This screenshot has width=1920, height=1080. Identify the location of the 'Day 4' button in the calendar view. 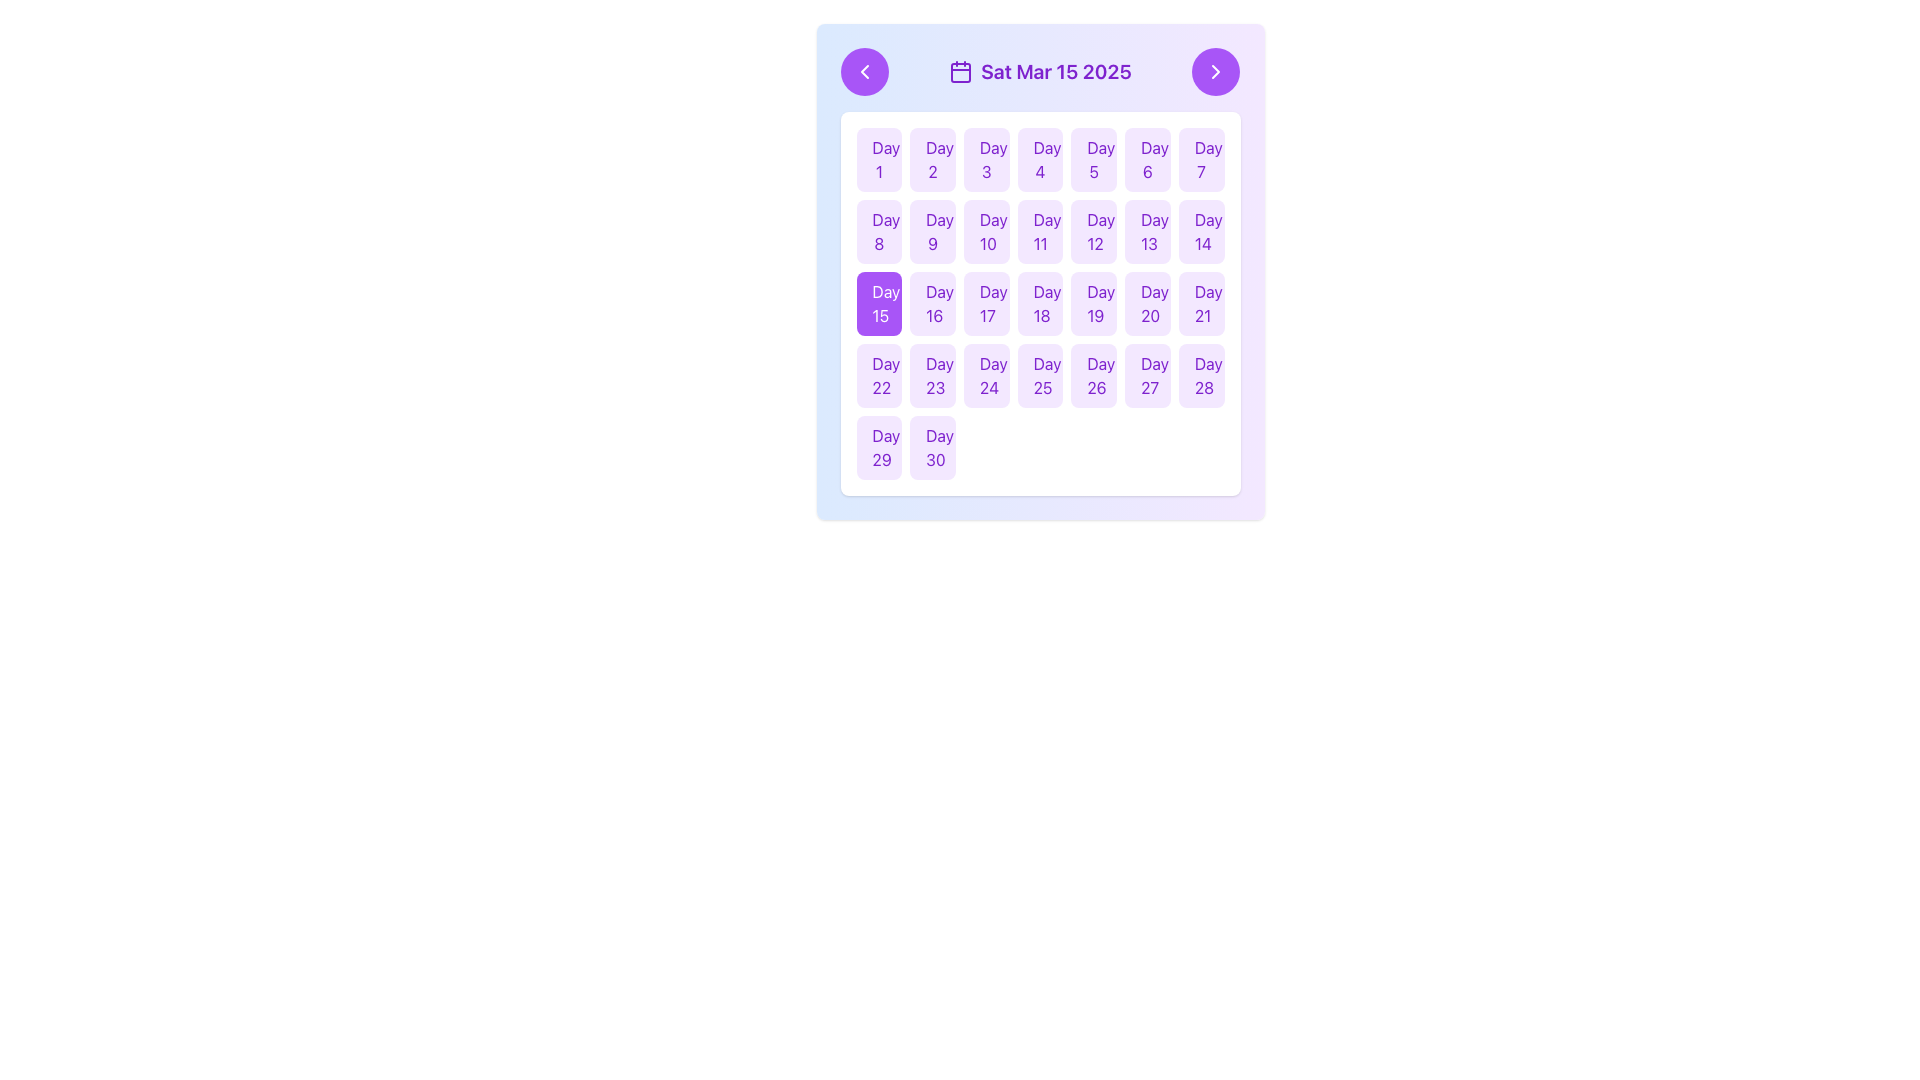
(1040, 158).